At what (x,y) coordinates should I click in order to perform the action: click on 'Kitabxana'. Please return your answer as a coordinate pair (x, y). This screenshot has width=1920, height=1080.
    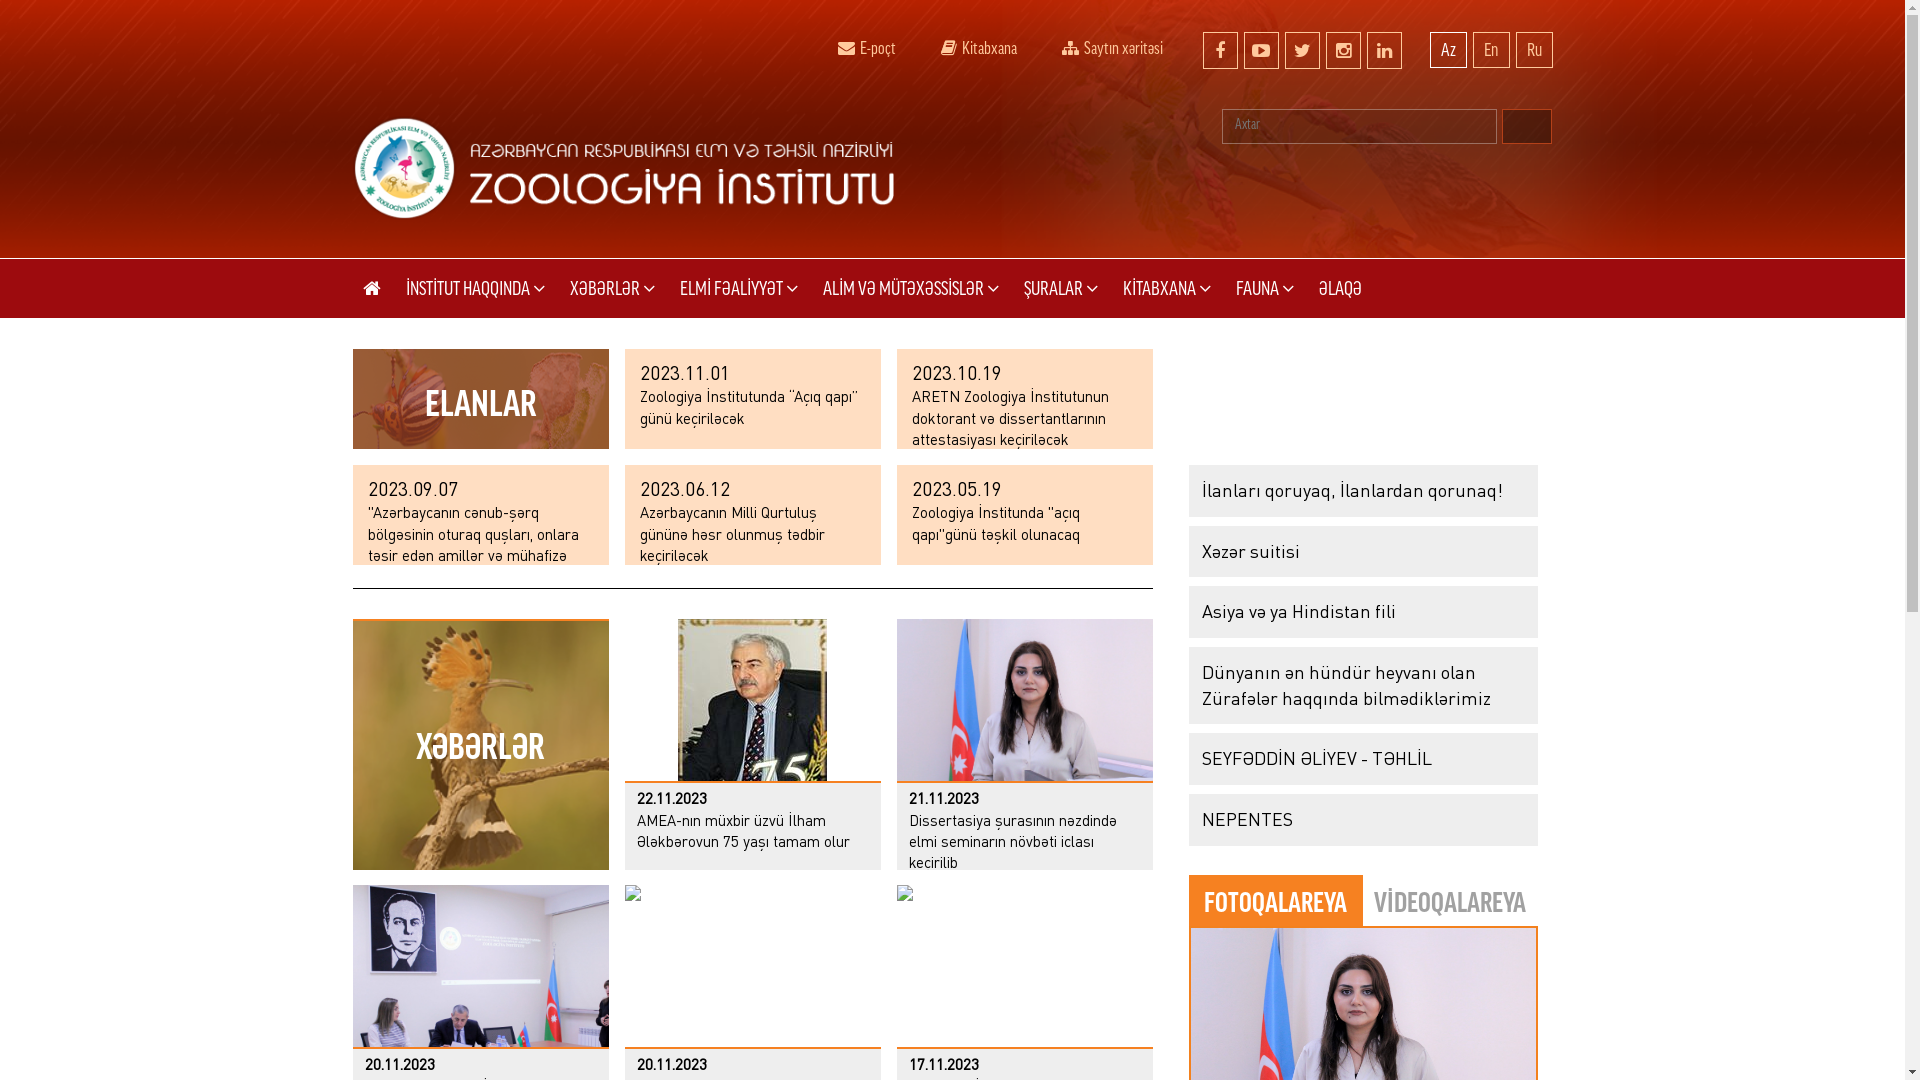
    Looking at the image, I should click on (978, 45).